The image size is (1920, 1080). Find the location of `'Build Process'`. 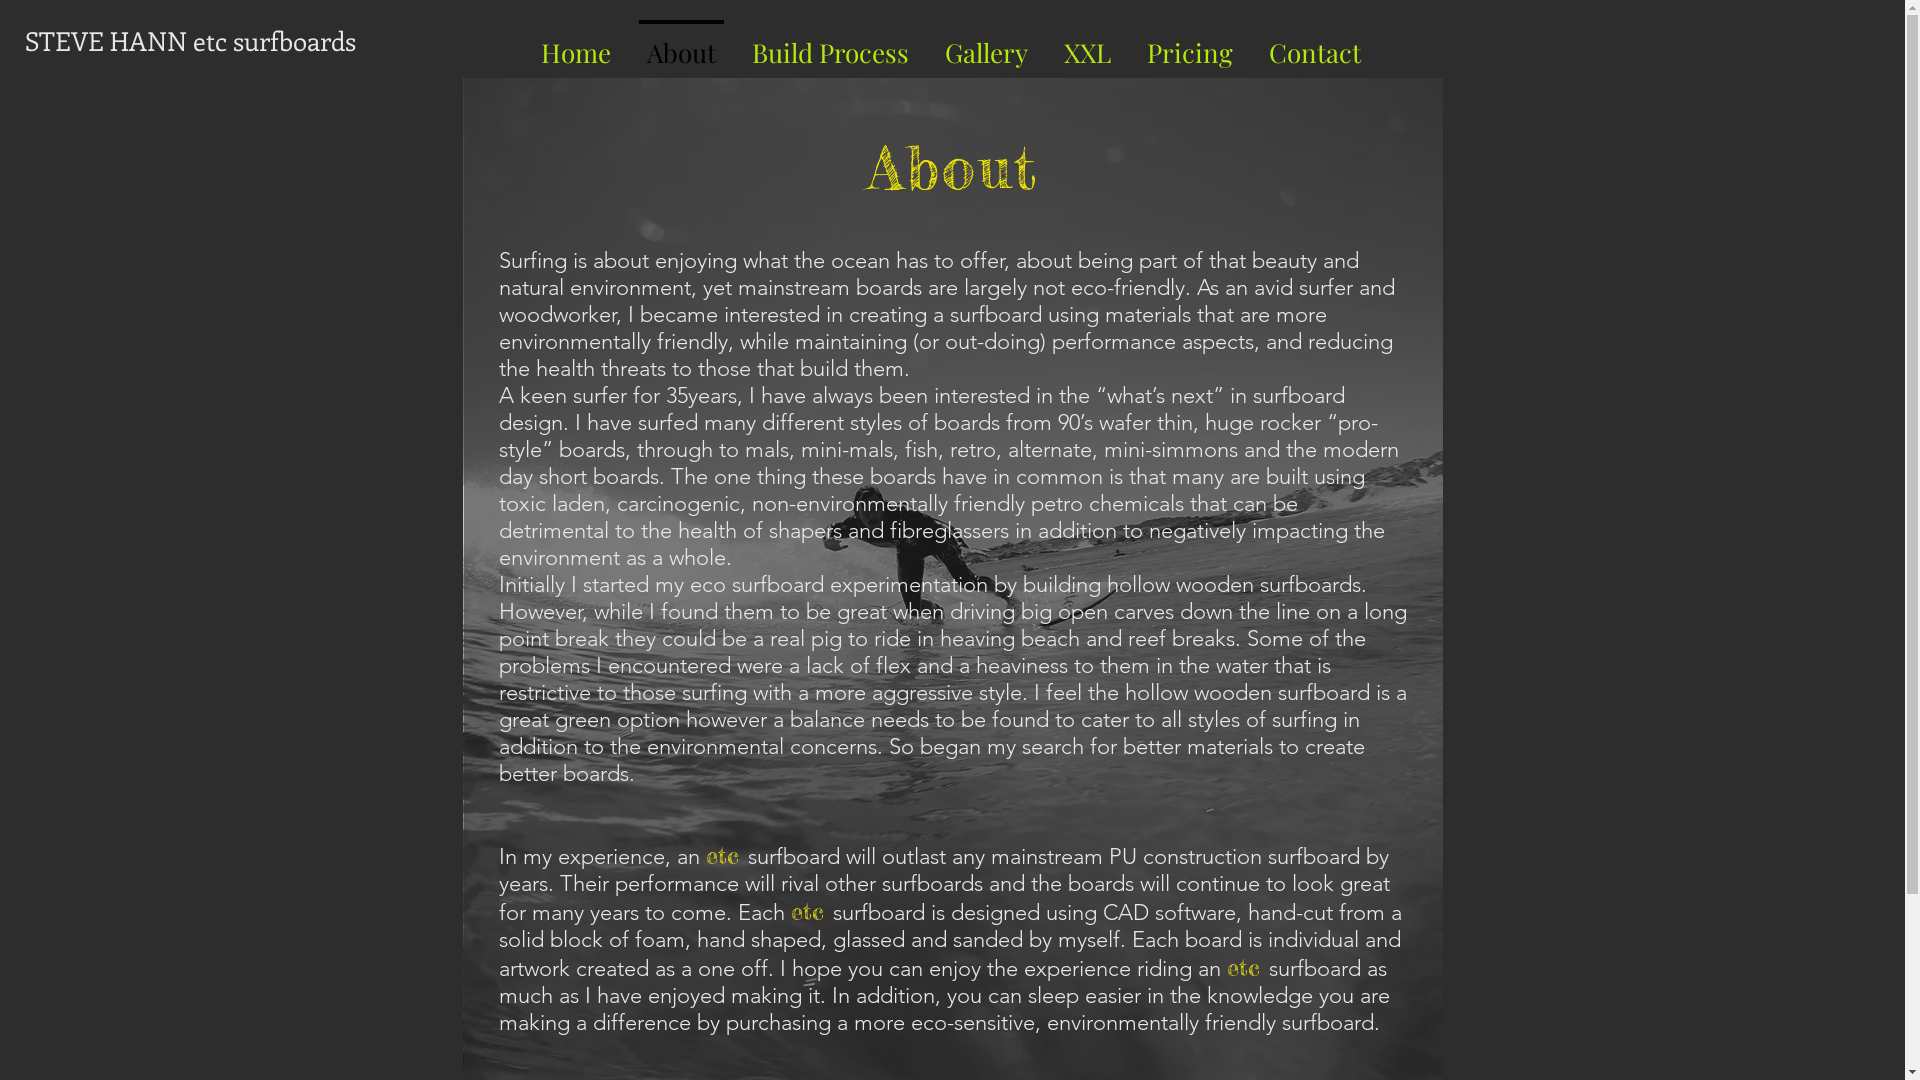

'Build Process' is located at coordinates (830, 43).